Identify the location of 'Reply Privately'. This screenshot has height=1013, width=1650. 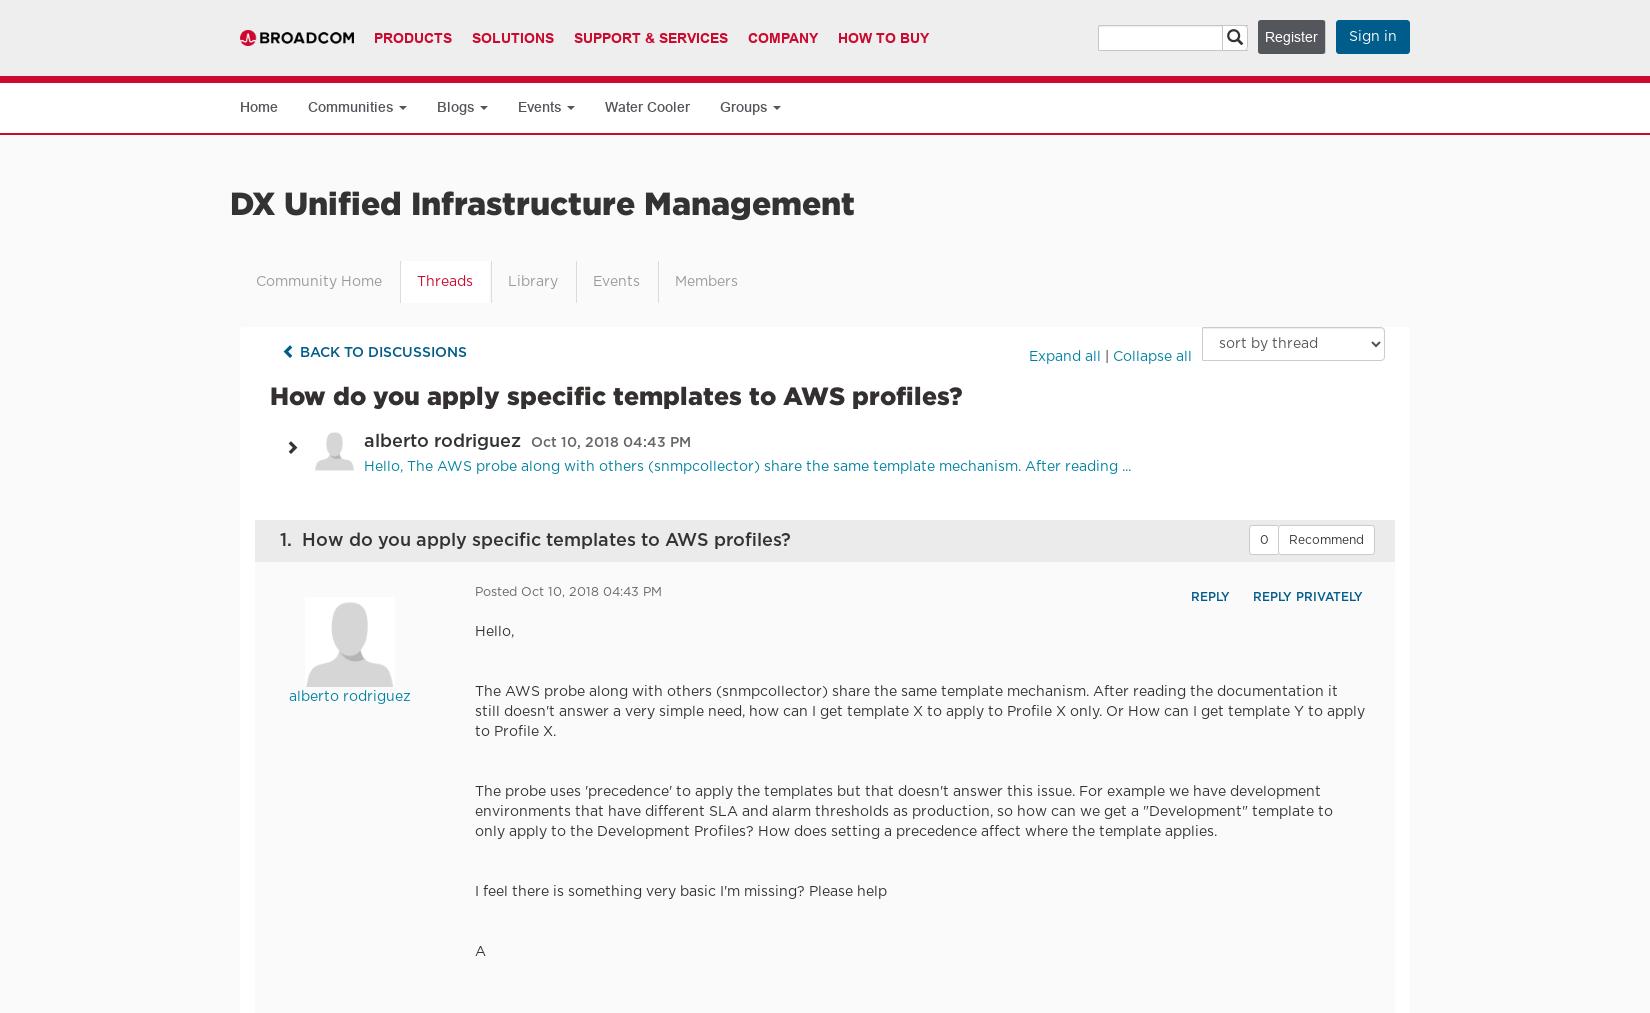
(1305, 596).